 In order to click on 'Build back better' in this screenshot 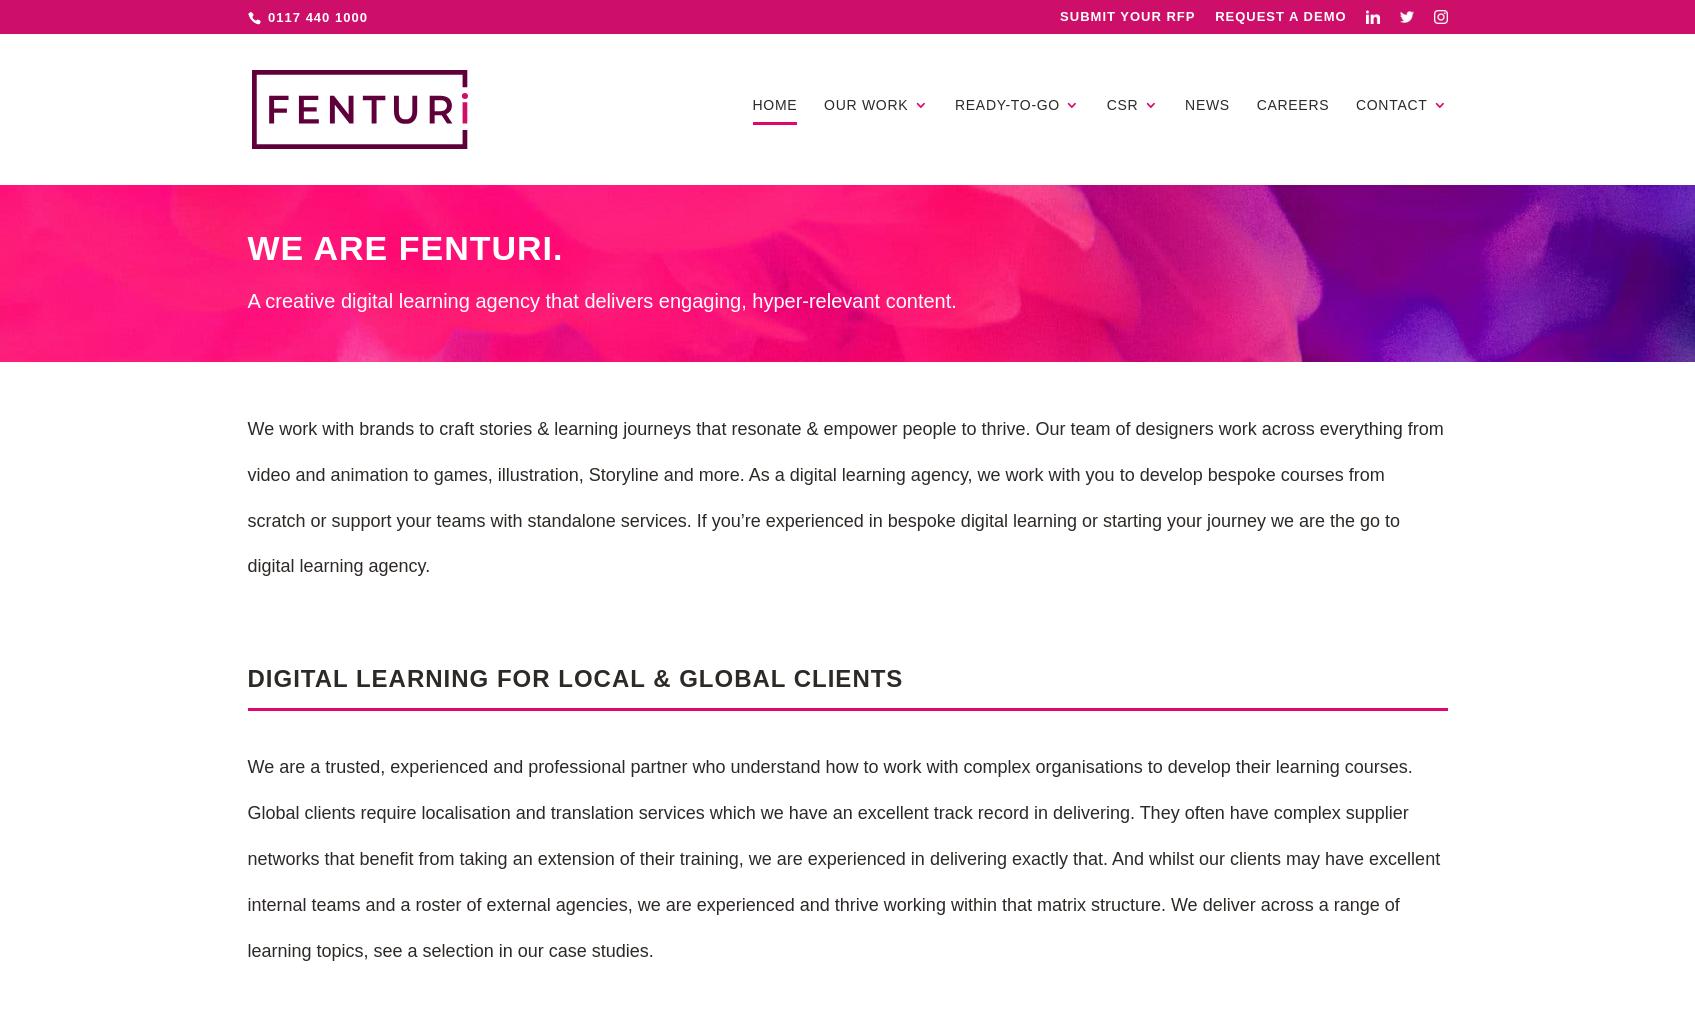, I will do `click(1182, 335)`.